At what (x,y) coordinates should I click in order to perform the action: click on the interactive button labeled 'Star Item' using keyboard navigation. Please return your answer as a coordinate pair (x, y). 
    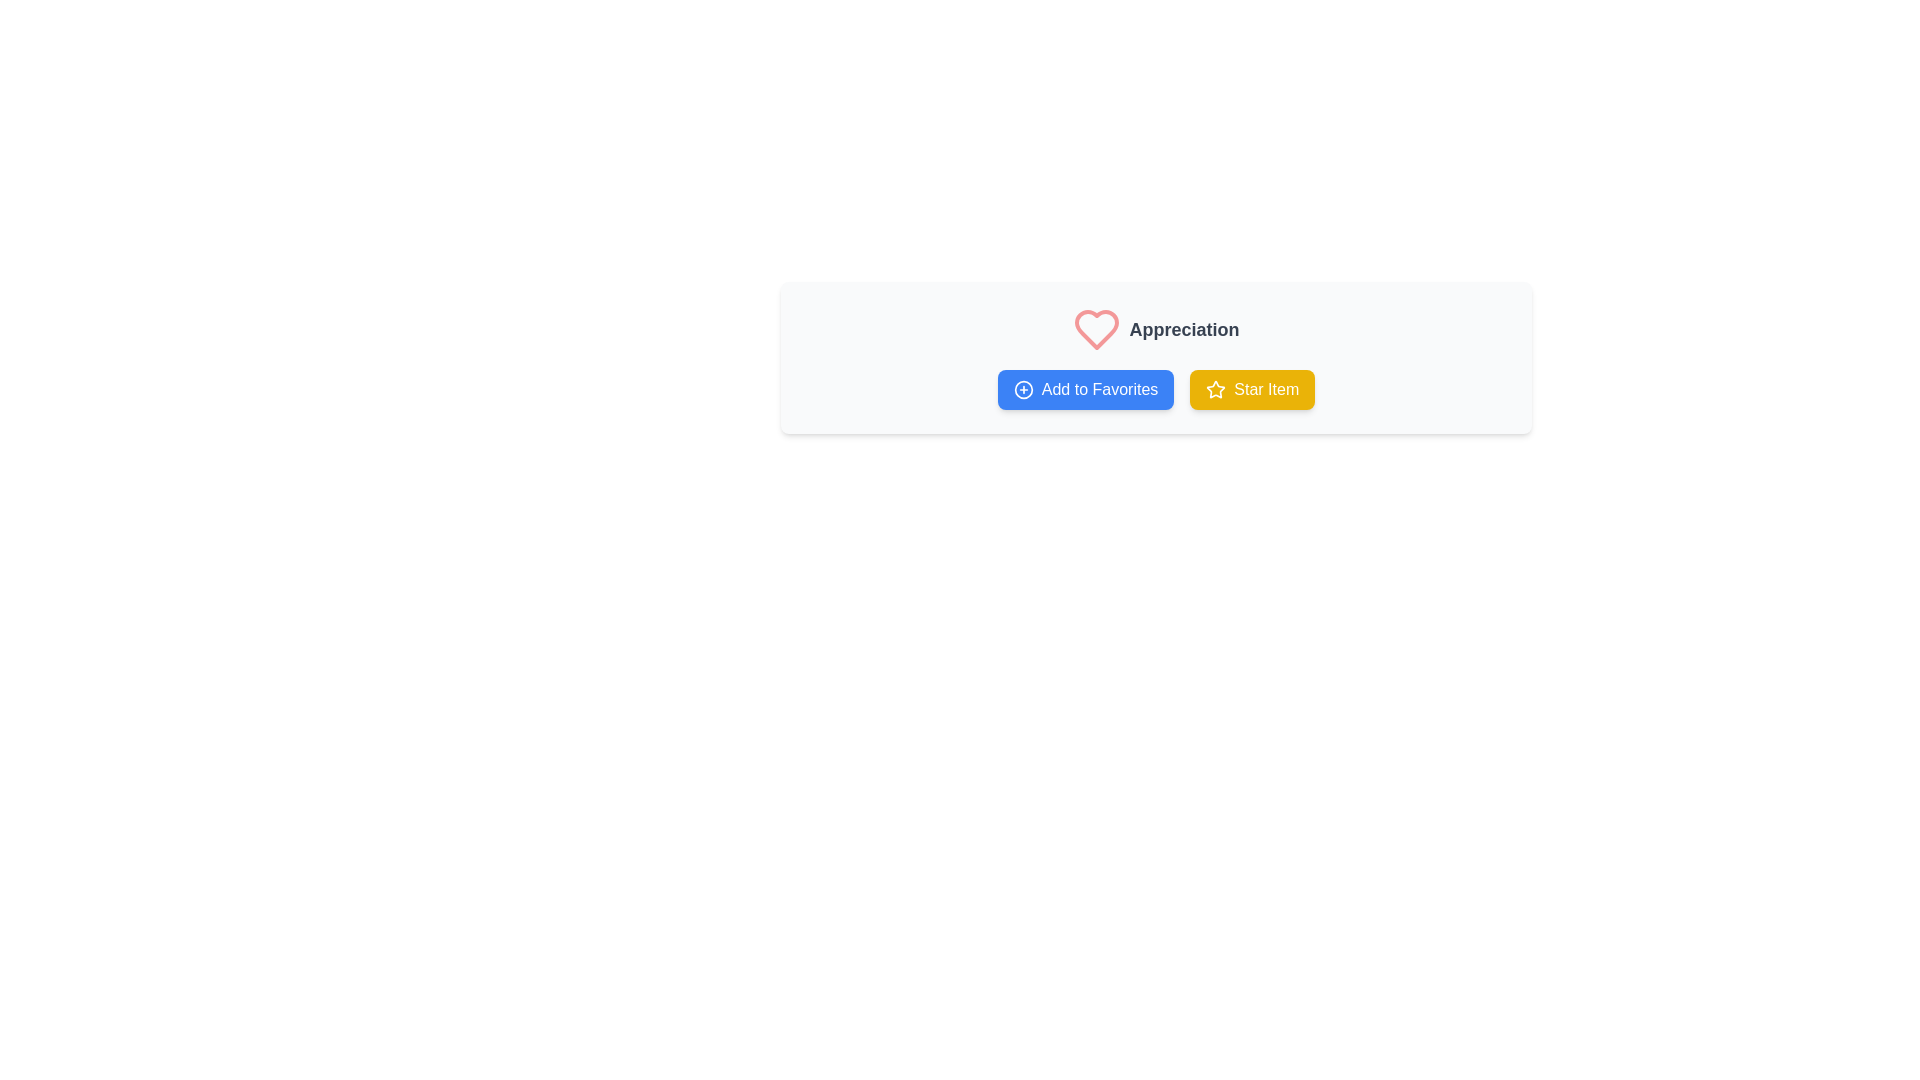
    Looking at the image, I should click on (1251, 389).